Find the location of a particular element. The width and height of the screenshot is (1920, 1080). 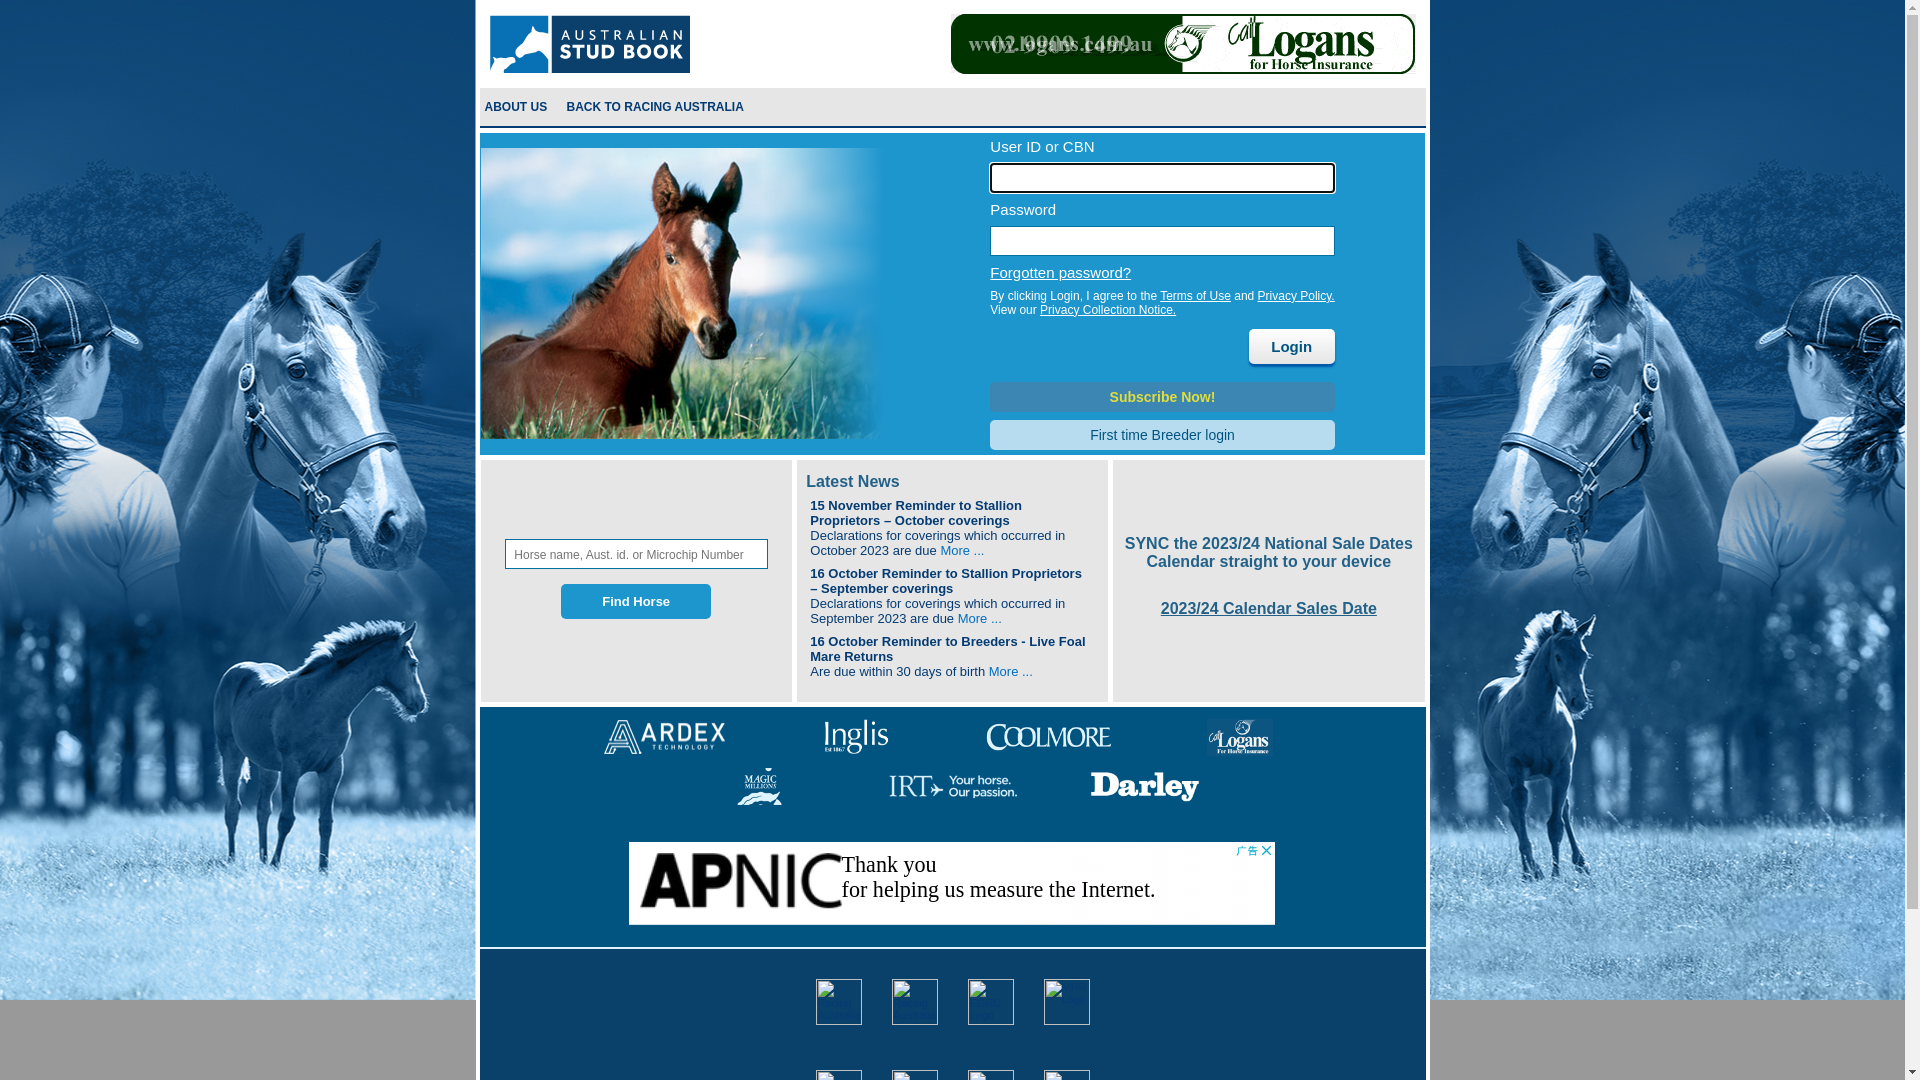

'2023/24 Calendar Sales Date' is located at coordinates (1161, 607).